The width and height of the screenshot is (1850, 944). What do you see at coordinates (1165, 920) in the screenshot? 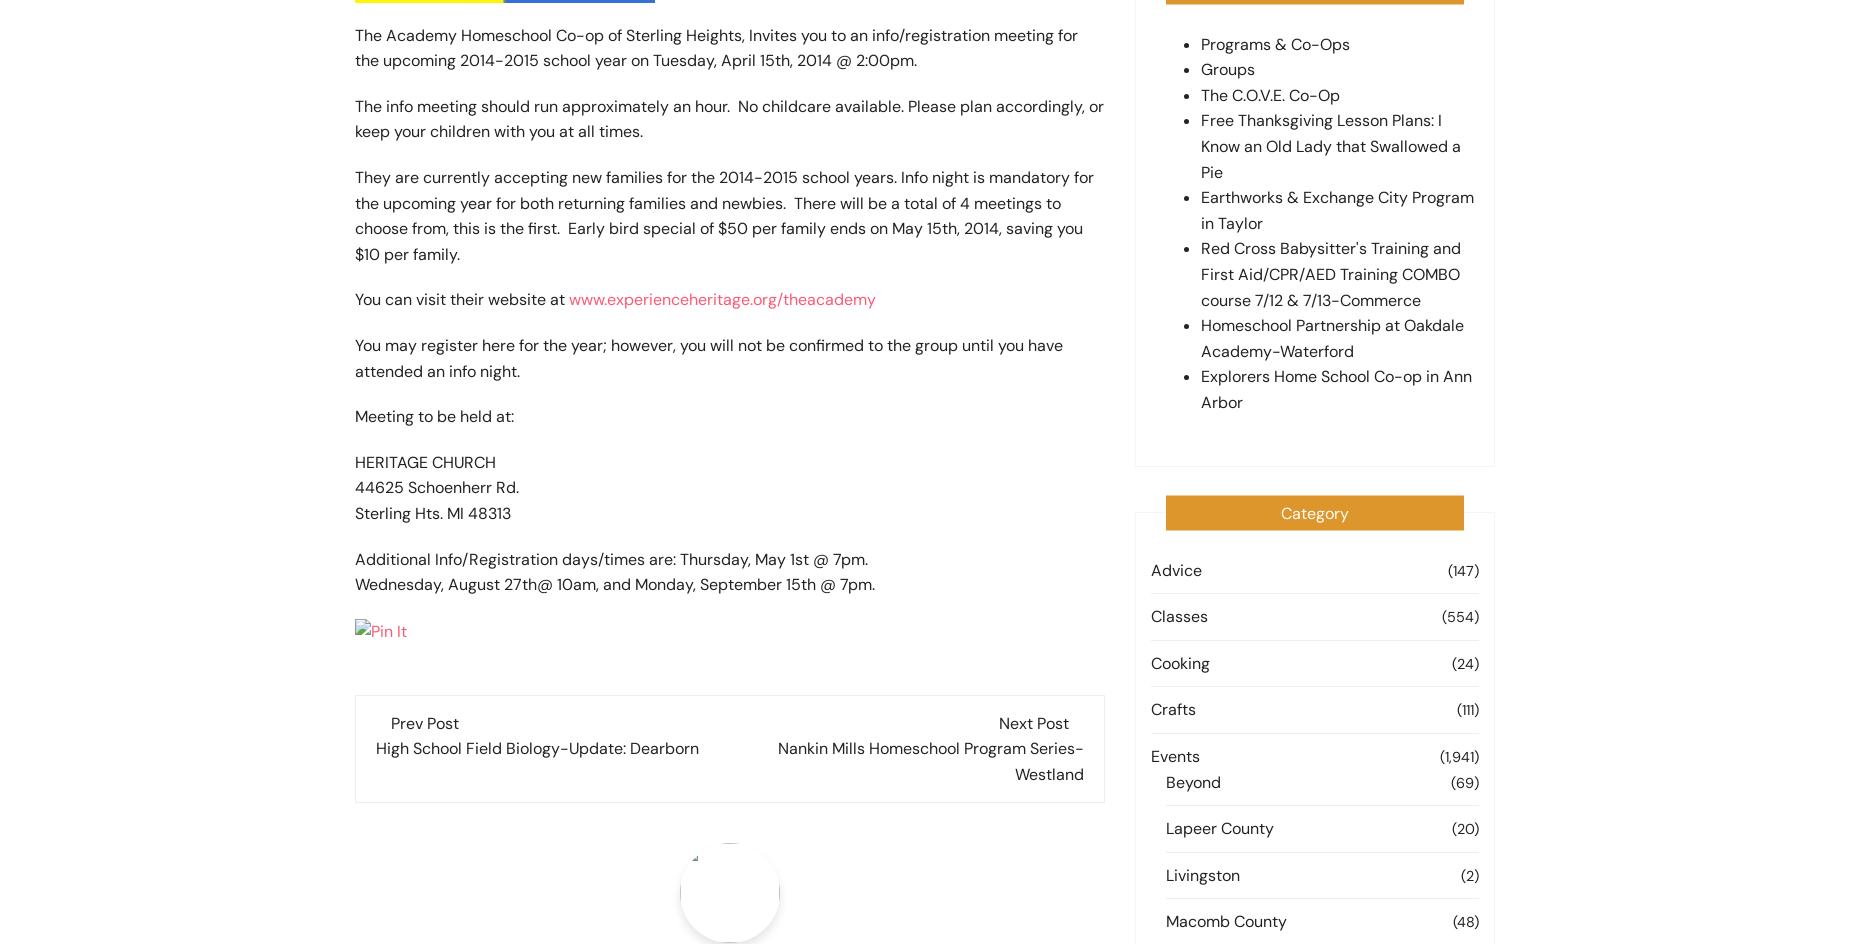
I see `'Macomb County'` at bounding box center [1165, 920].